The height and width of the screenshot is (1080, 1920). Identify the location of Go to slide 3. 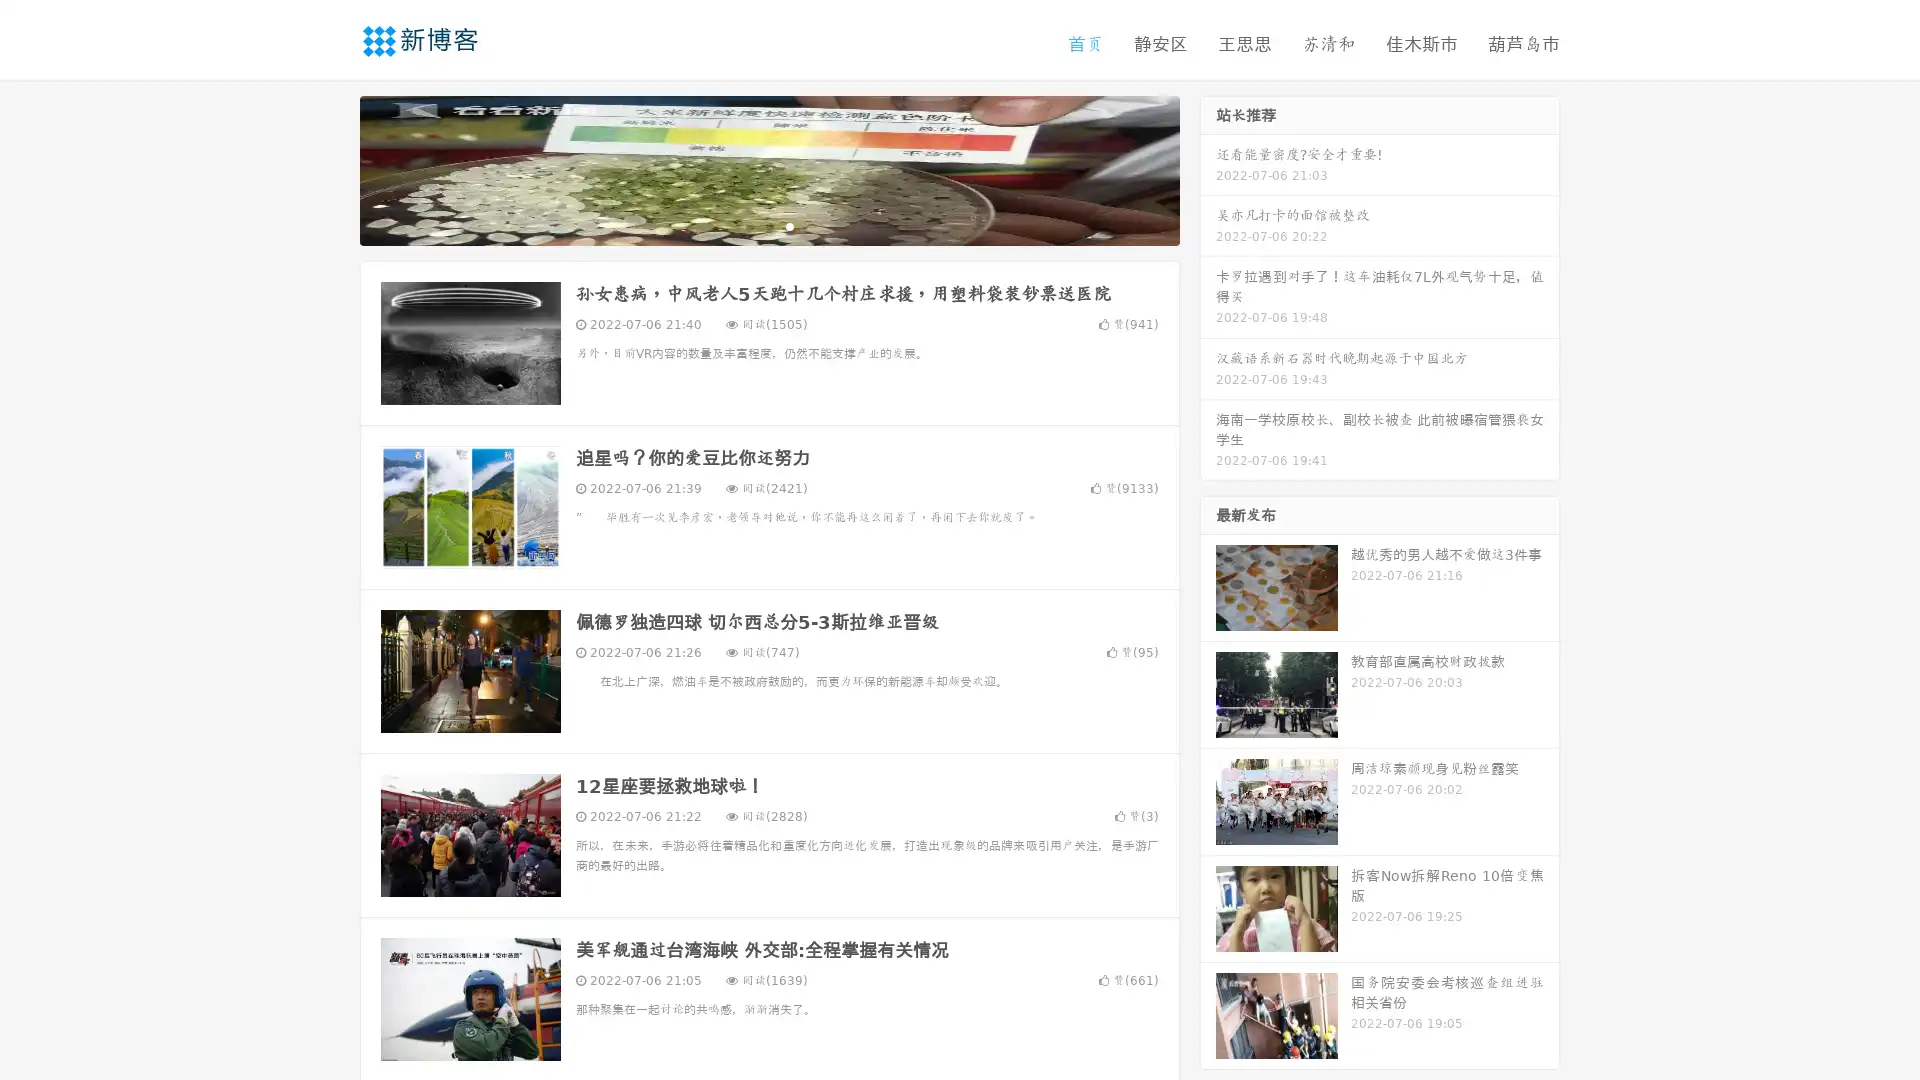
(789, 225).